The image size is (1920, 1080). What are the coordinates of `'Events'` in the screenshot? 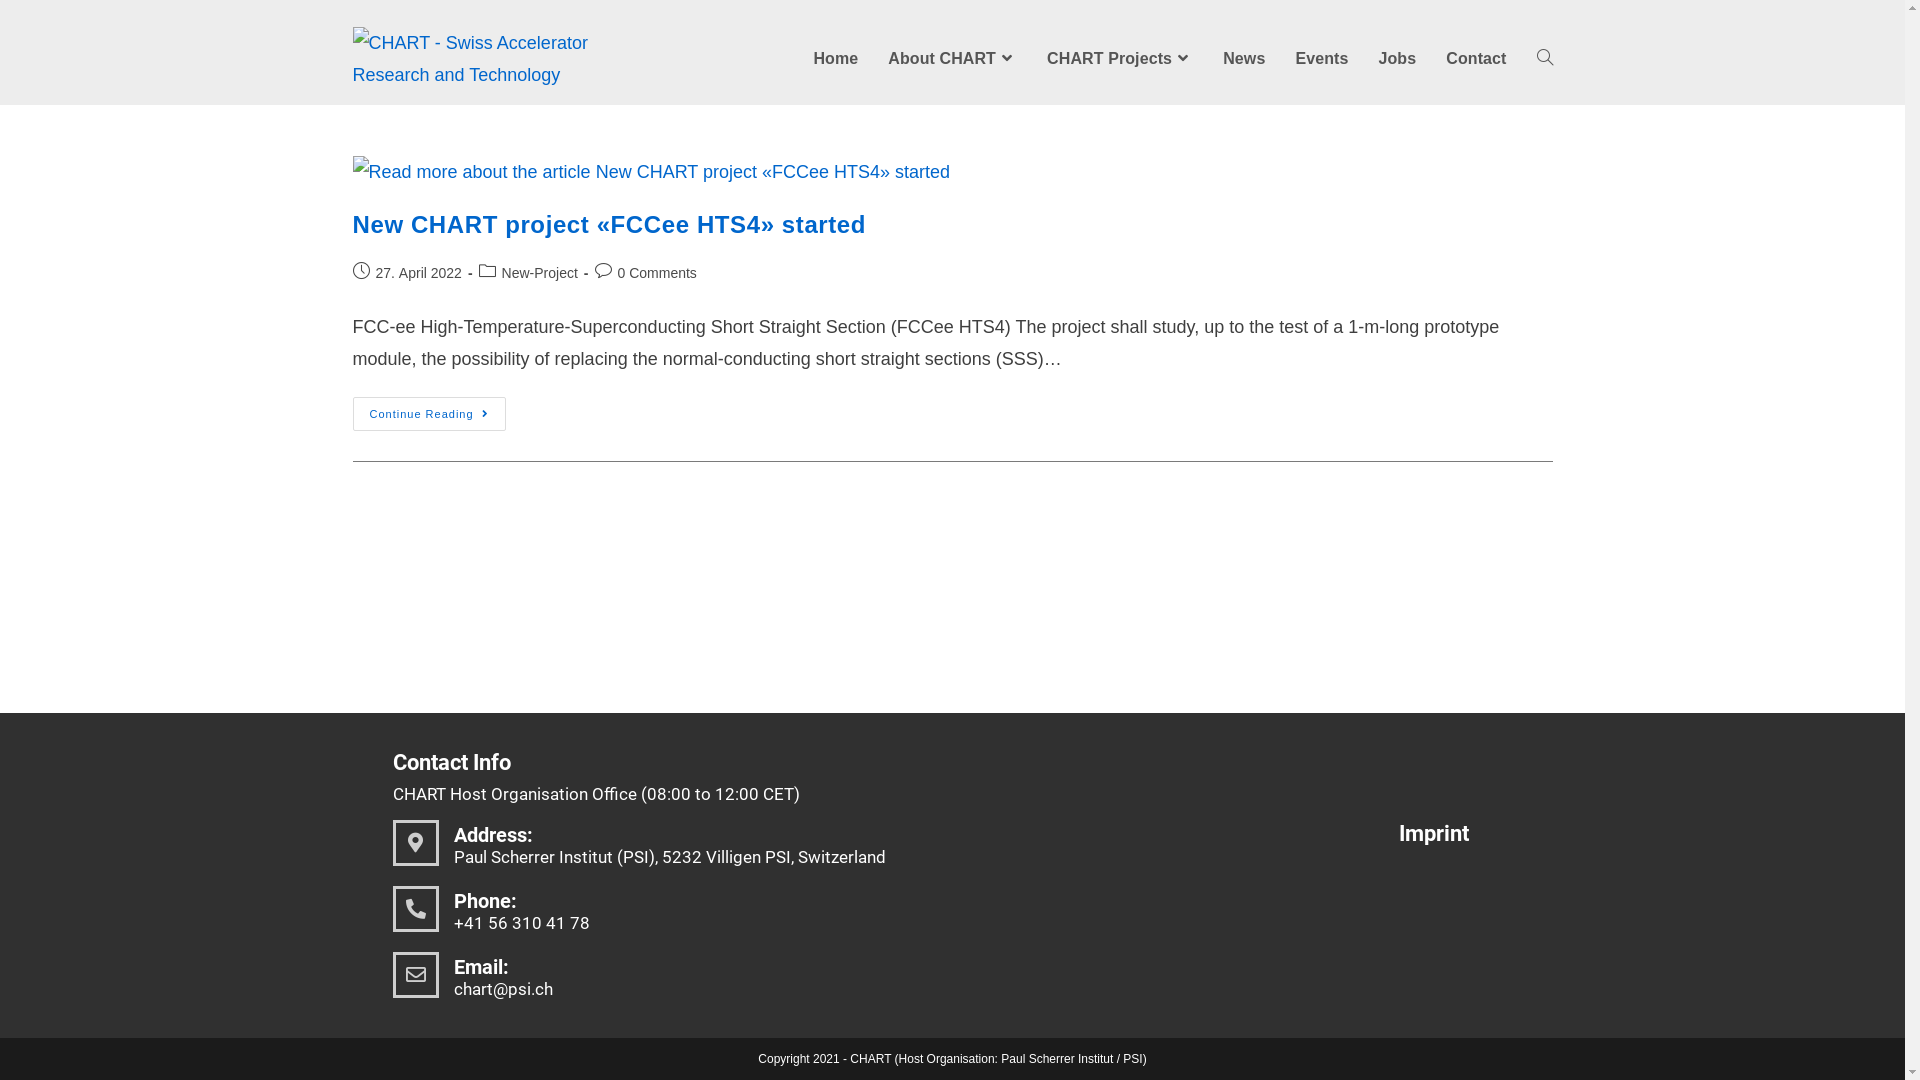 It's located at (1321, 57).